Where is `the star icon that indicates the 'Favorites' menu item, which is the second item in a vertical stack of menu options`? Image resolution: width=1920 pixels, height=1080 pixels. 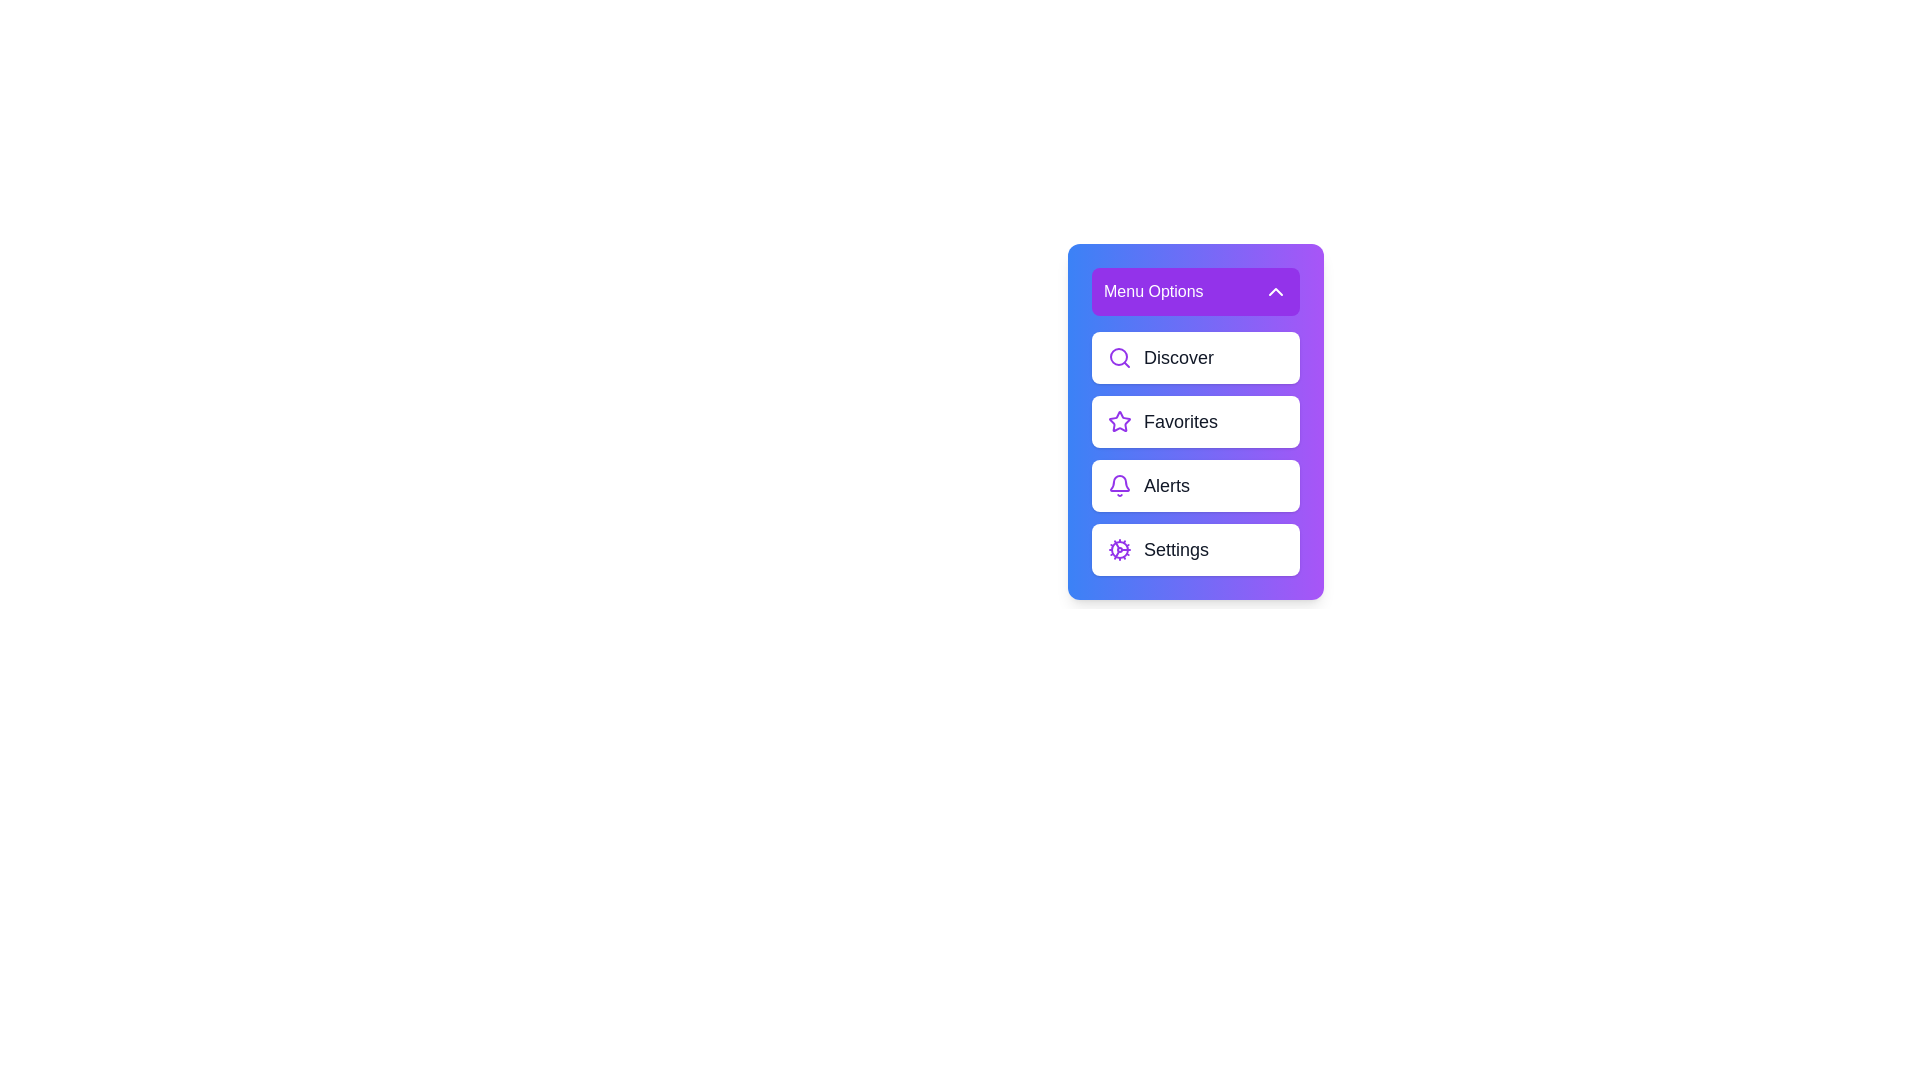 the star icon that indicates the 'Favorites' menu item, which is the second item in a vertical stack of menu options is located at coordinates (1117, 419).